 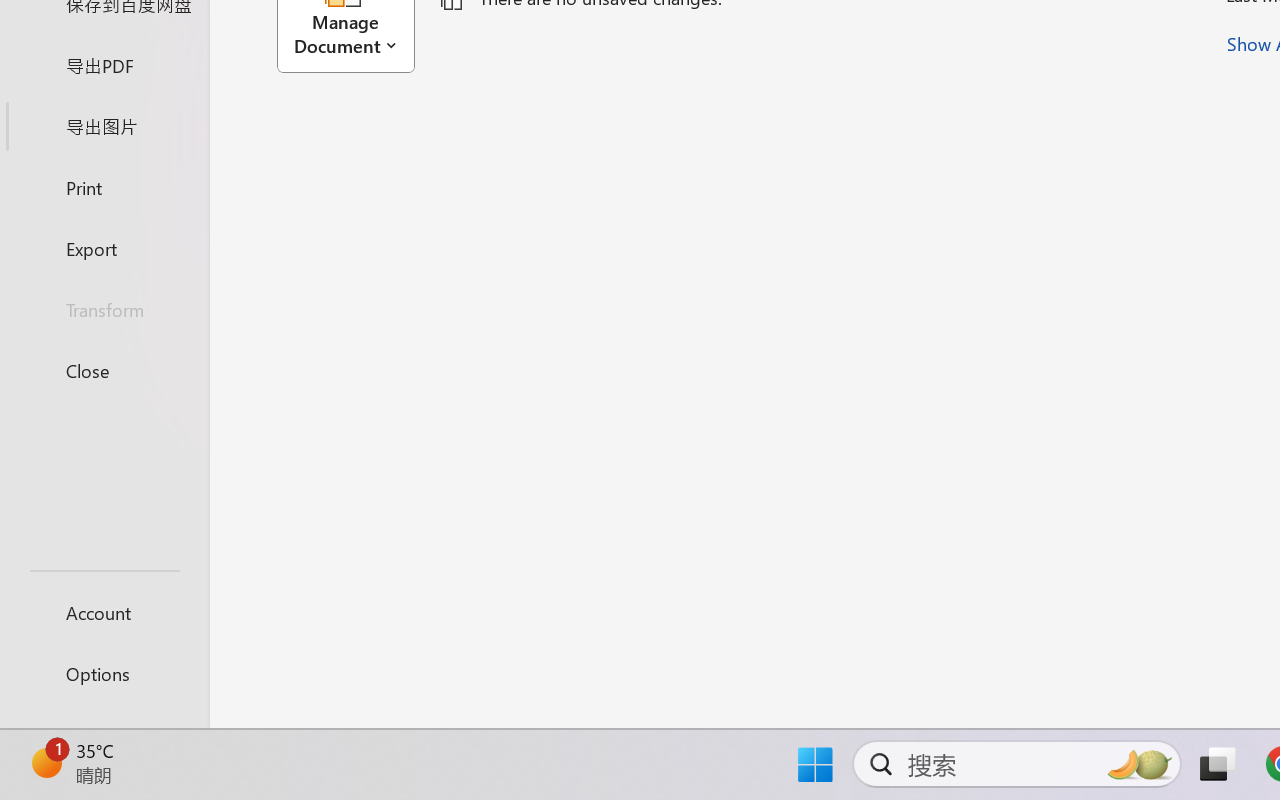 What do you see at coordinates (103, 612) in the screenshot?
I see `'Account'` at bounding box center [103, 612].